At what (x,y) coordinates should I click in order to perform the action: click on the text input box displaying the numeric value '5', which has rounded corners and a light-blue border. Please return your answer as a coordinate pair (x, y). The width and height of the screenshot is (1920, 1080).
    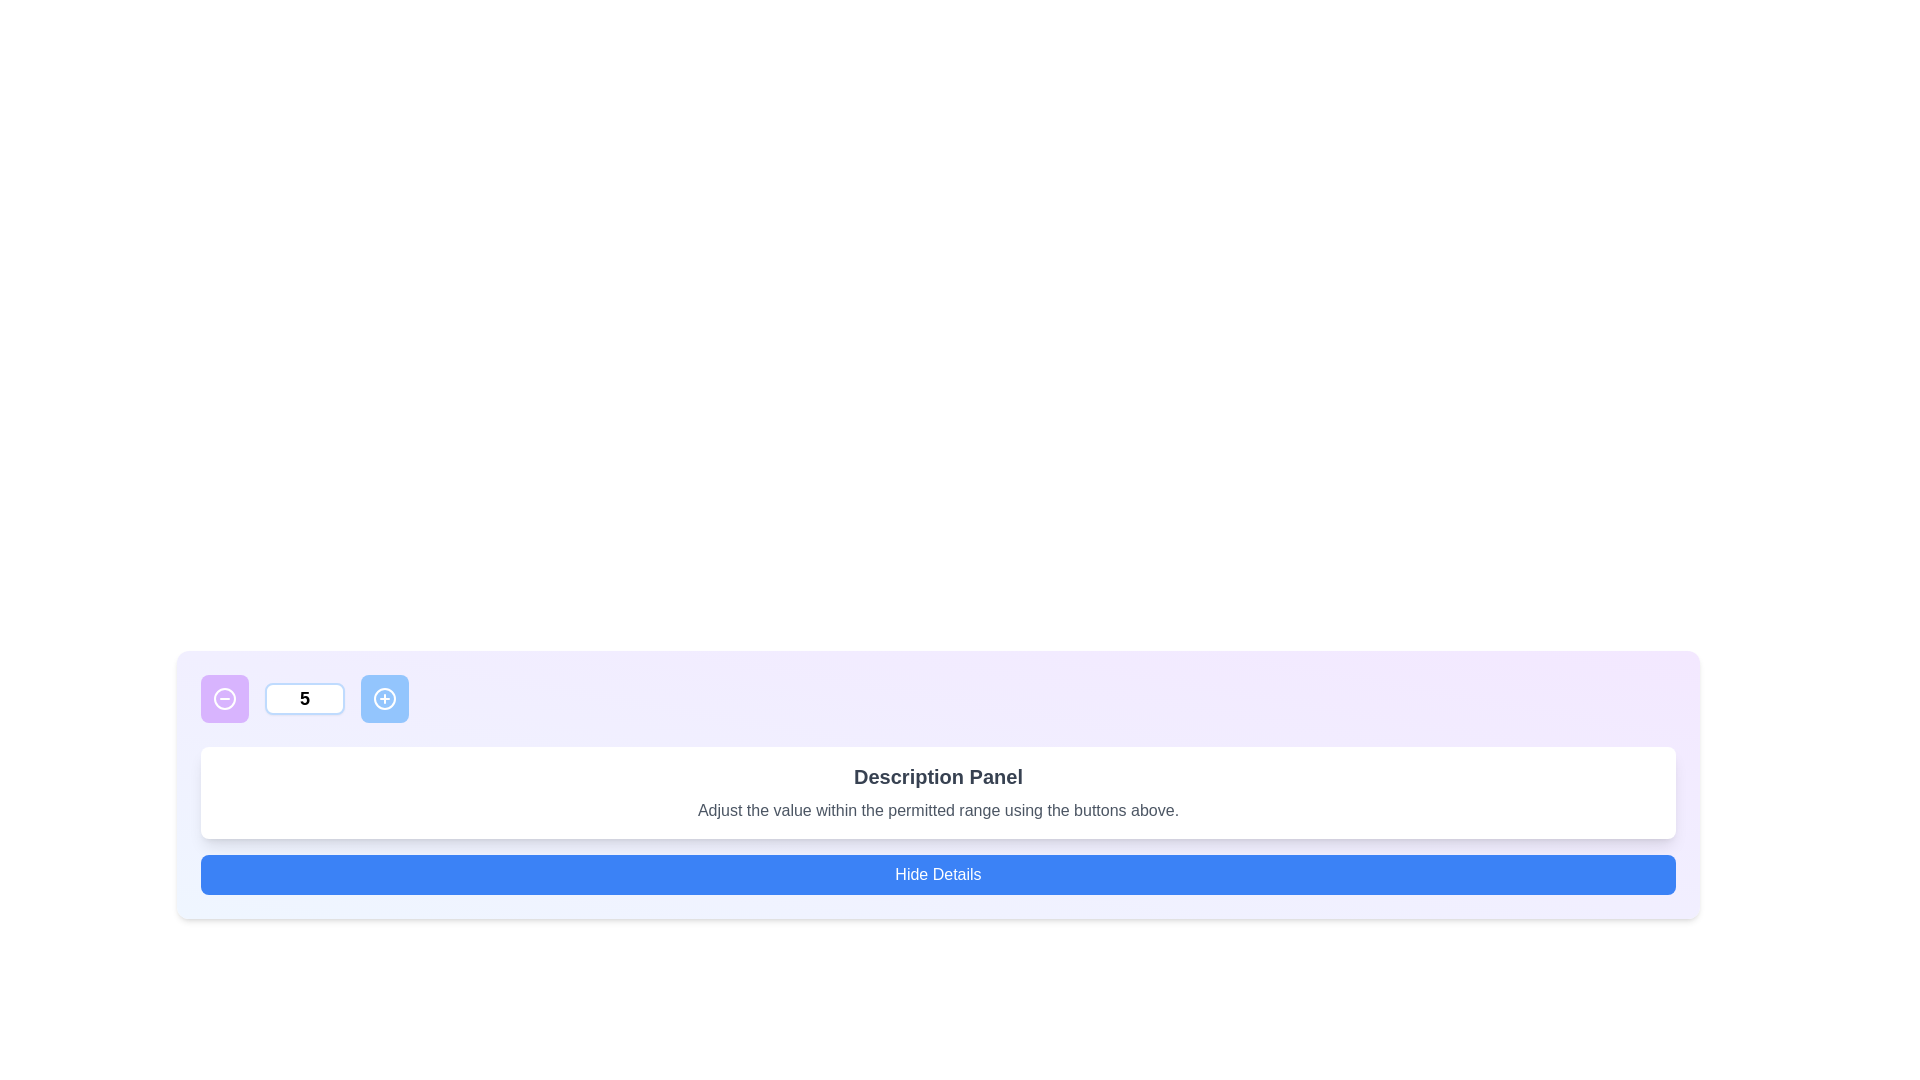
    Looking at the image, I should click on (304, 697).